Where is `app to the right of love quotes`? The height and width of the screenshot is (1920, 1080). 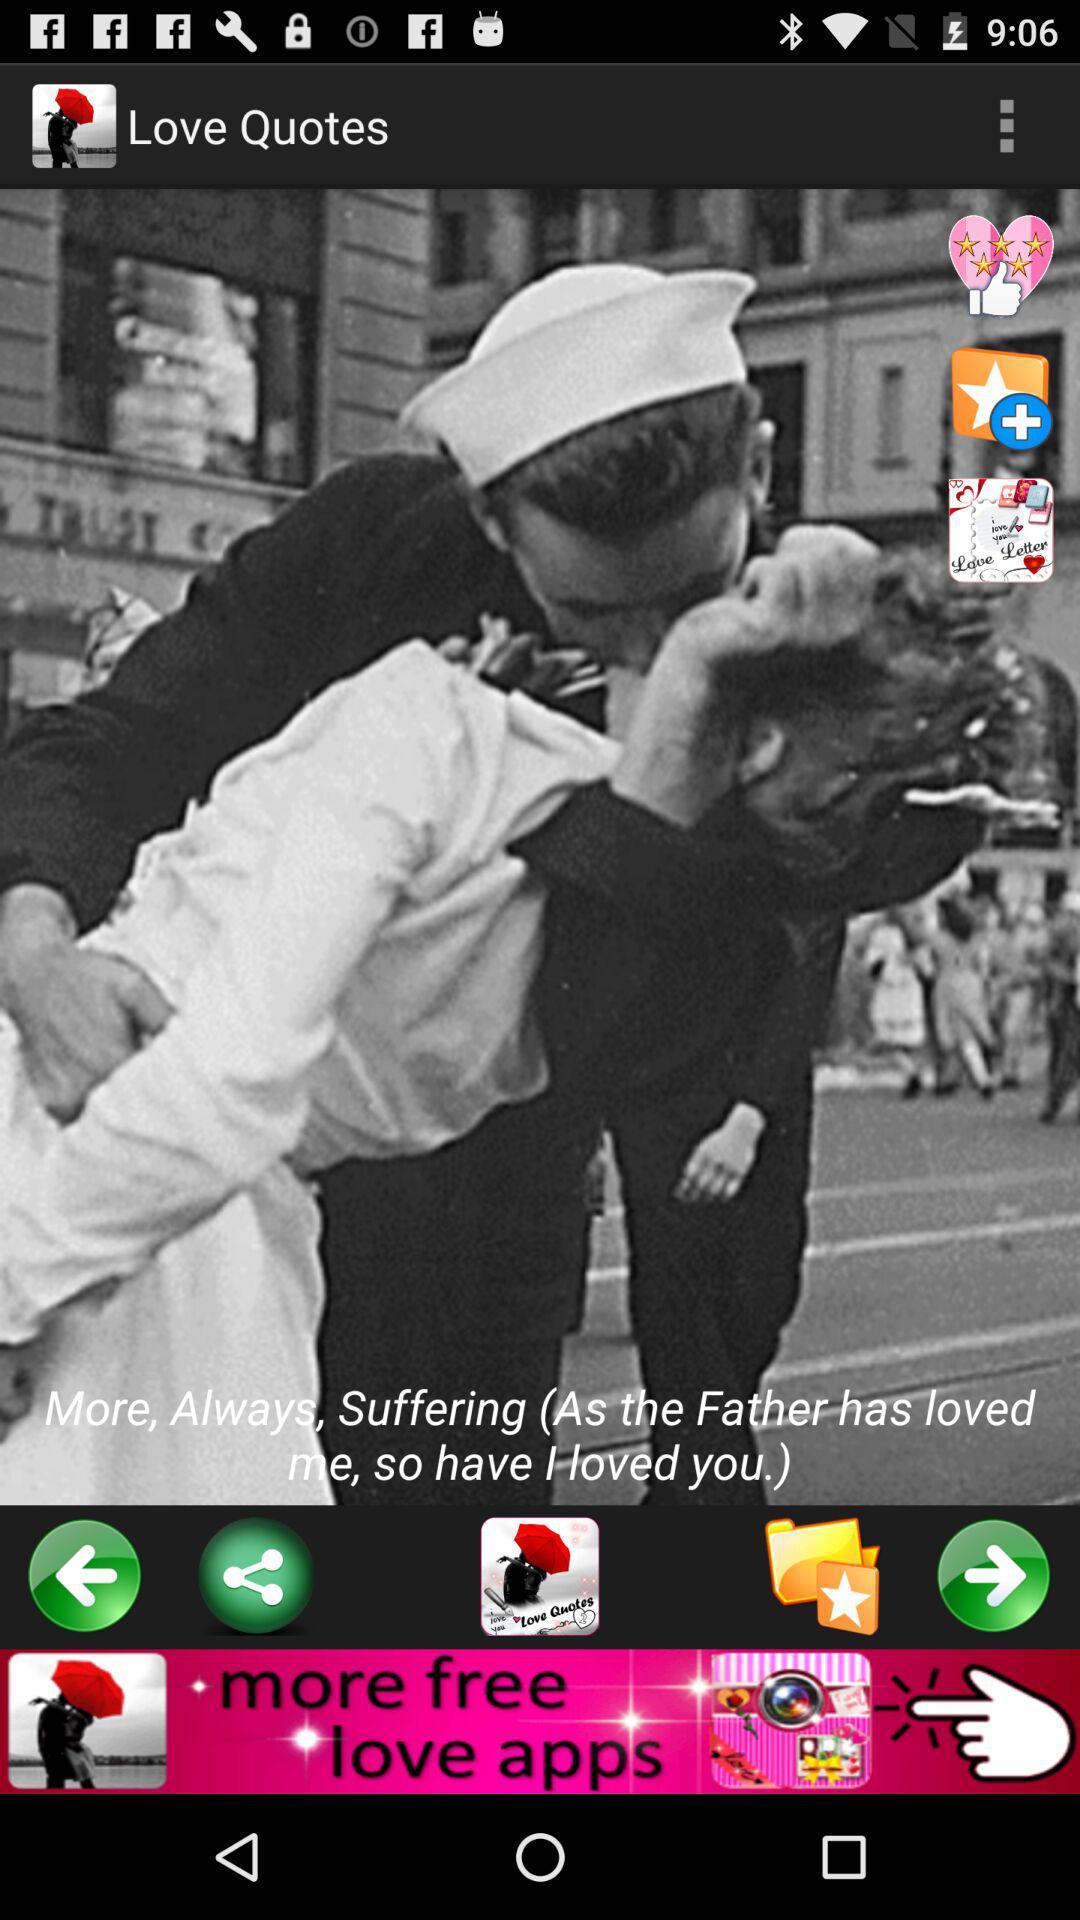 app to the right of love quotes is located at coordinates (1006, 124).